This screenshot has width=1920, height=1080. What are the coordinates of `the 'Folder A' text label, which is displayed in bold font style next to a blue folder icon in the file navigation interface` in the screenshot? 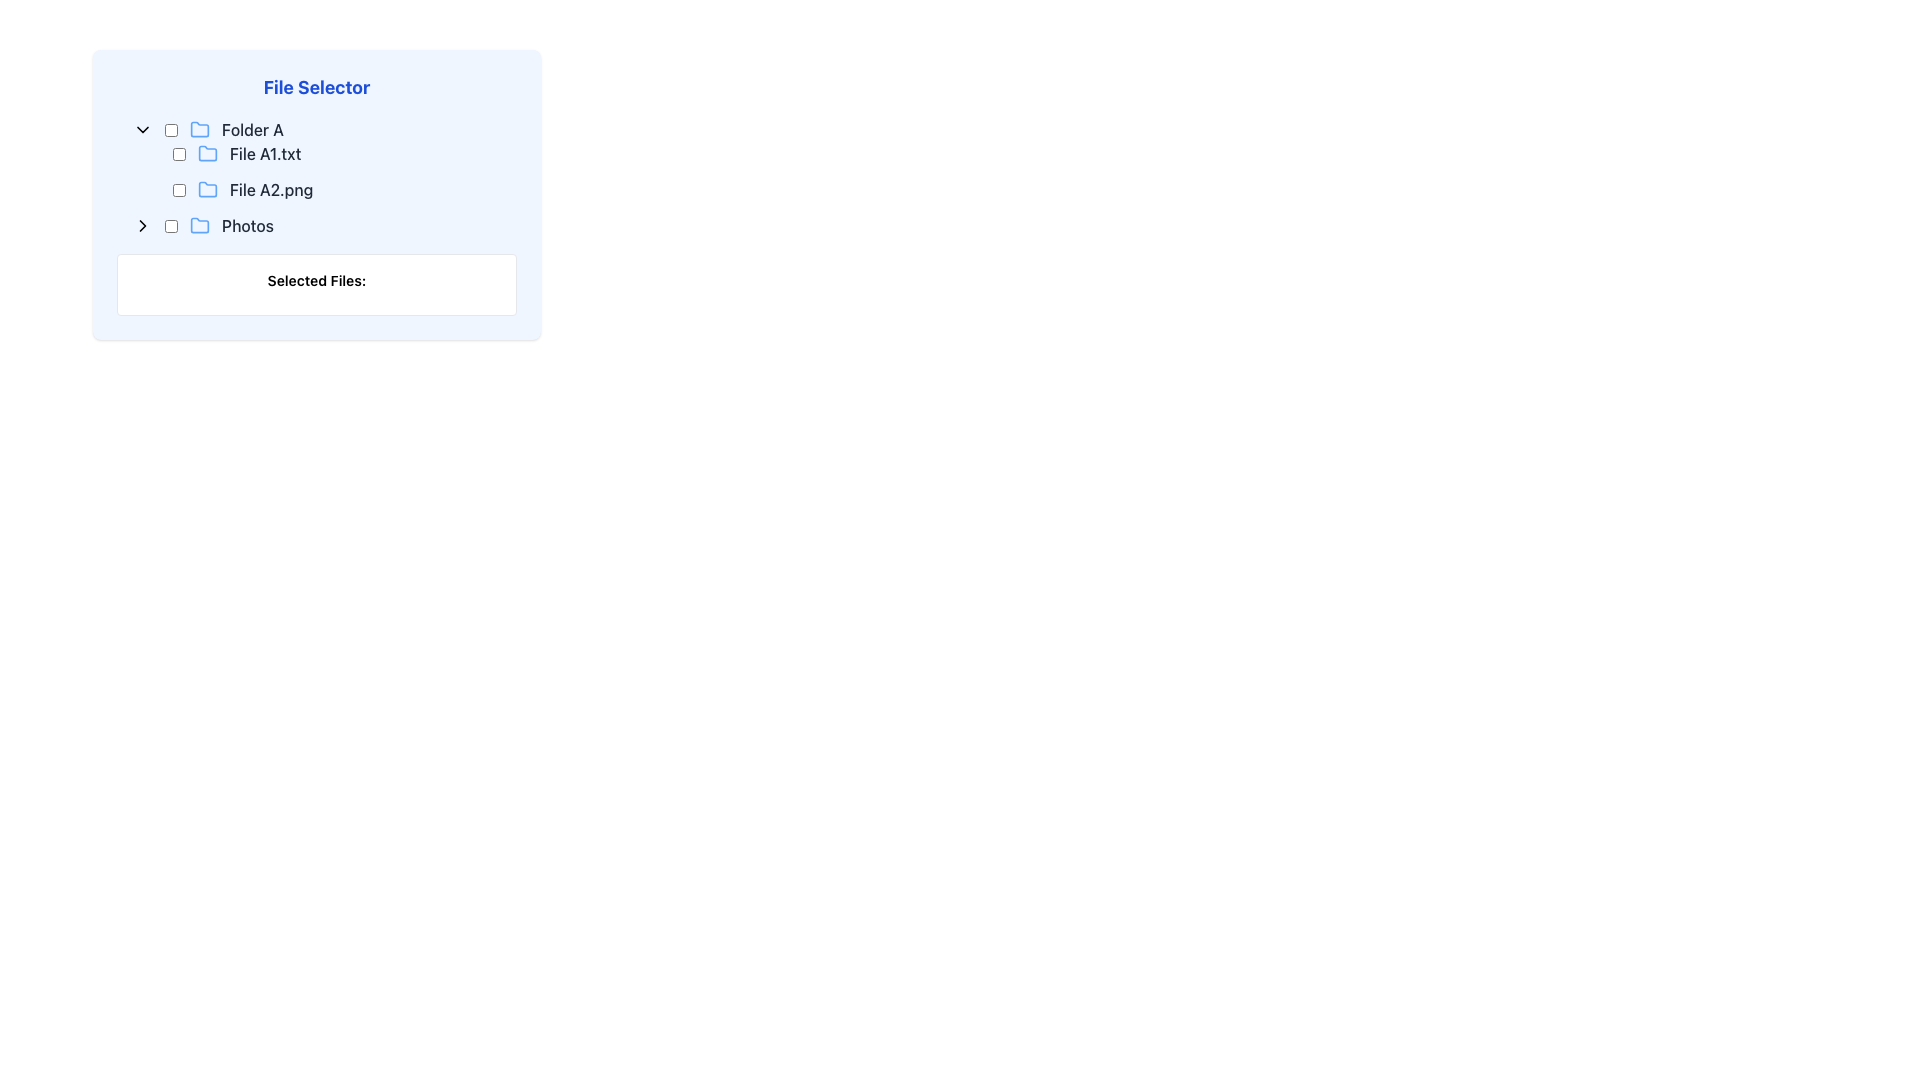 It's located at (251, 130).